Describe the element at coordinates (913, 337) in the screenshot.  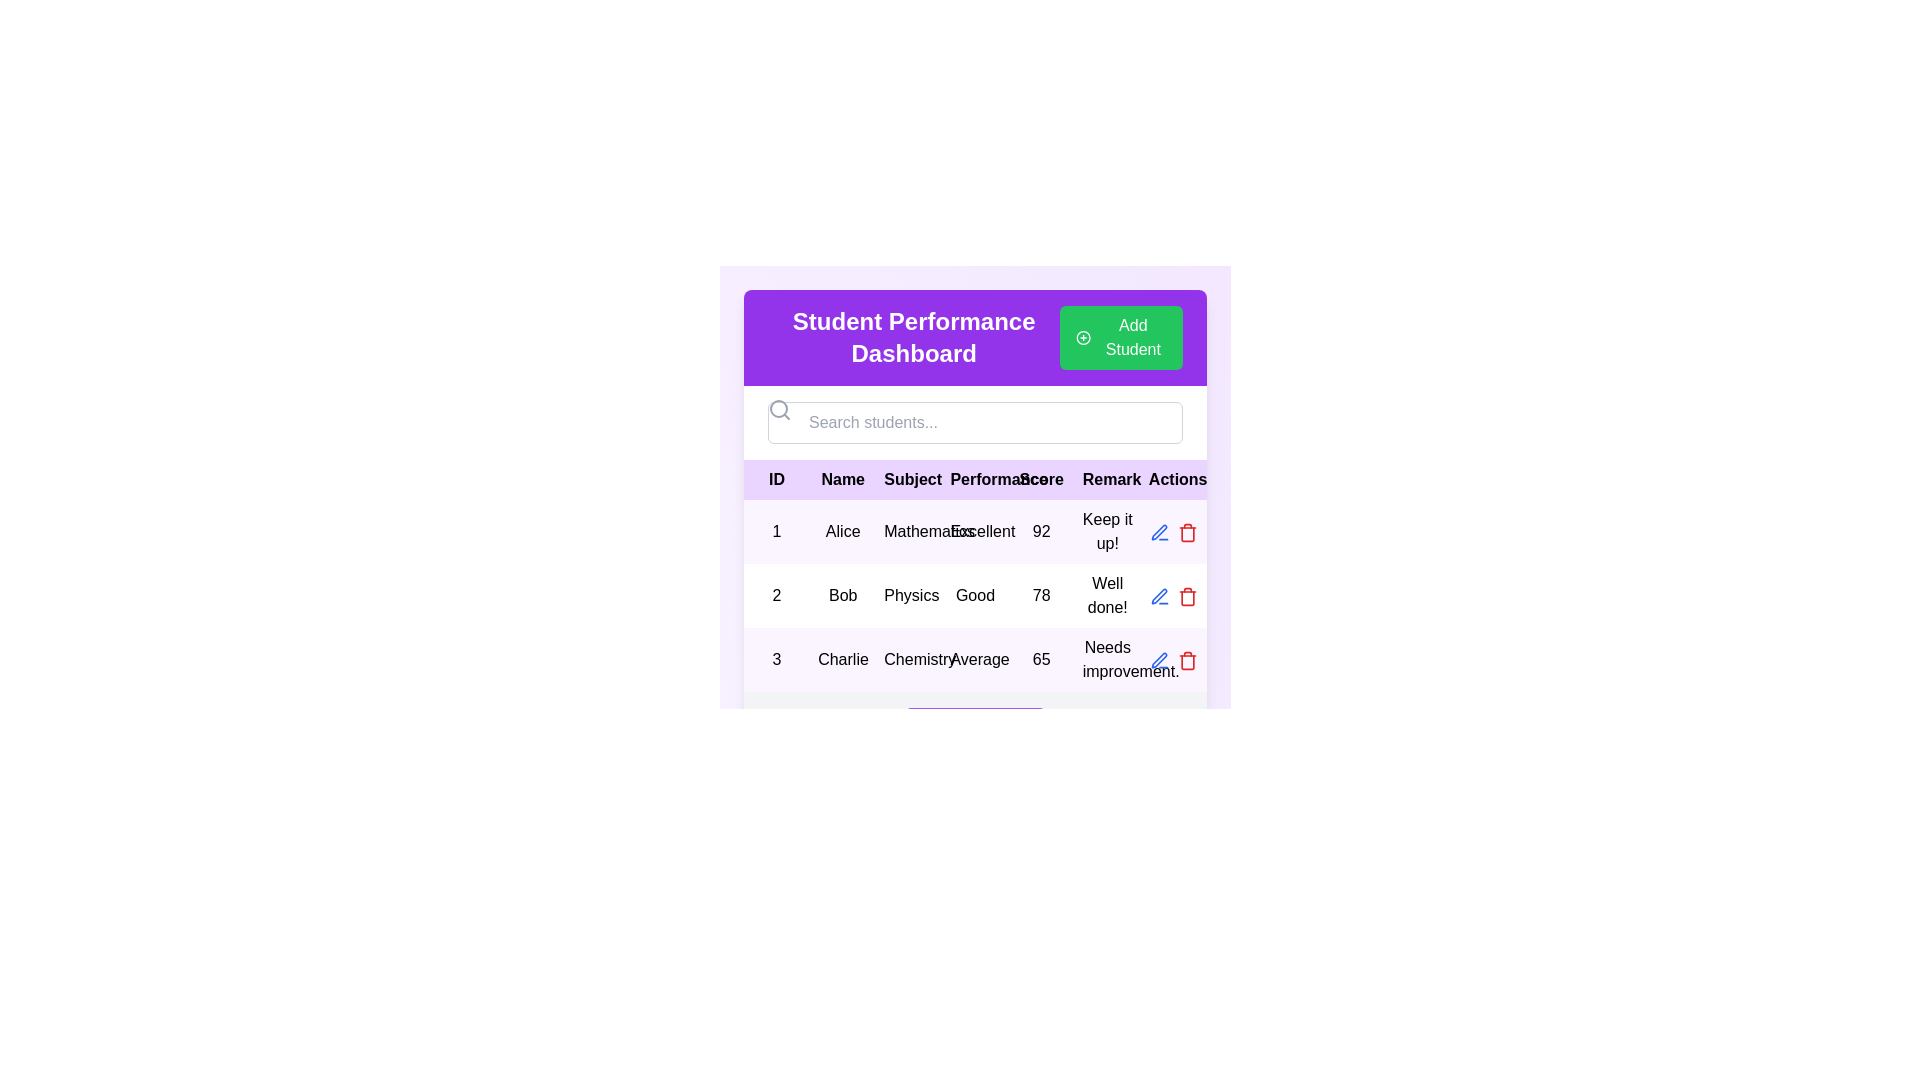
I see `the text label displaying 'Student Performance Dashboard' with a purple background and white font color, located in the header section of the interface` at that location.